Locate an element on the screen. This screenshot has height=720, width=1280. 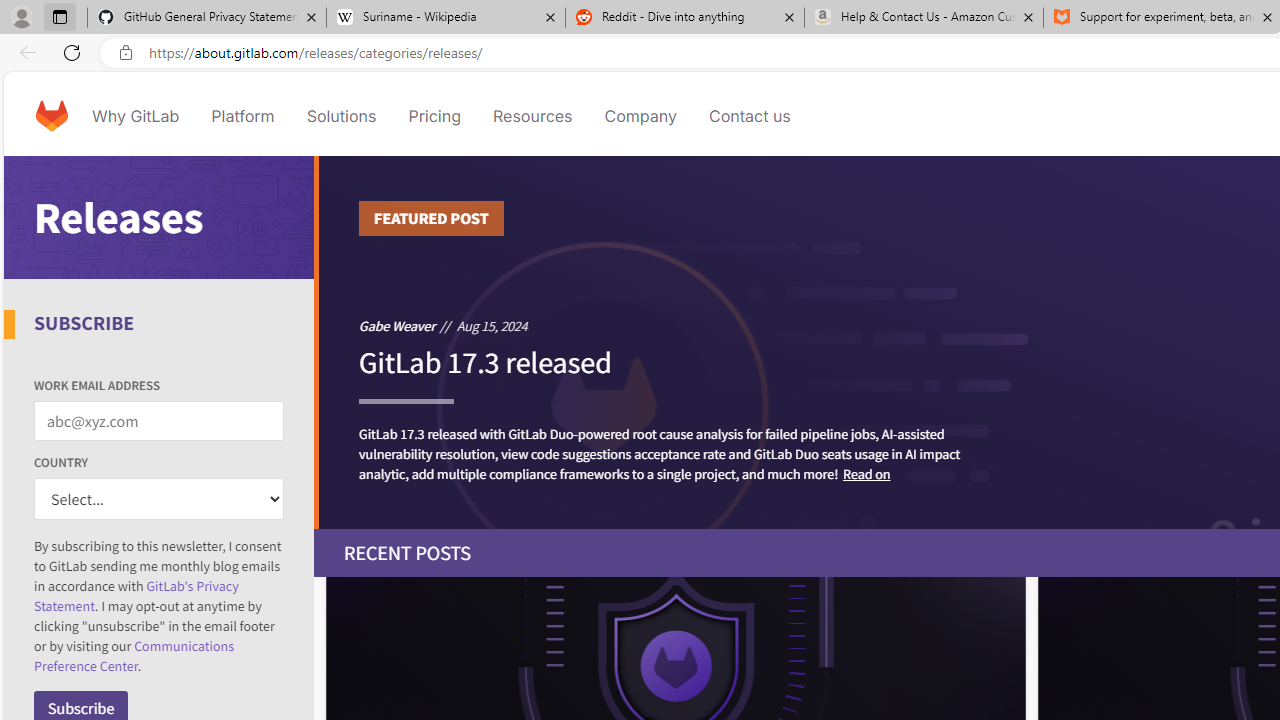
'WORK EMAIL ADDRESS' is located at coordinates (158, 420).